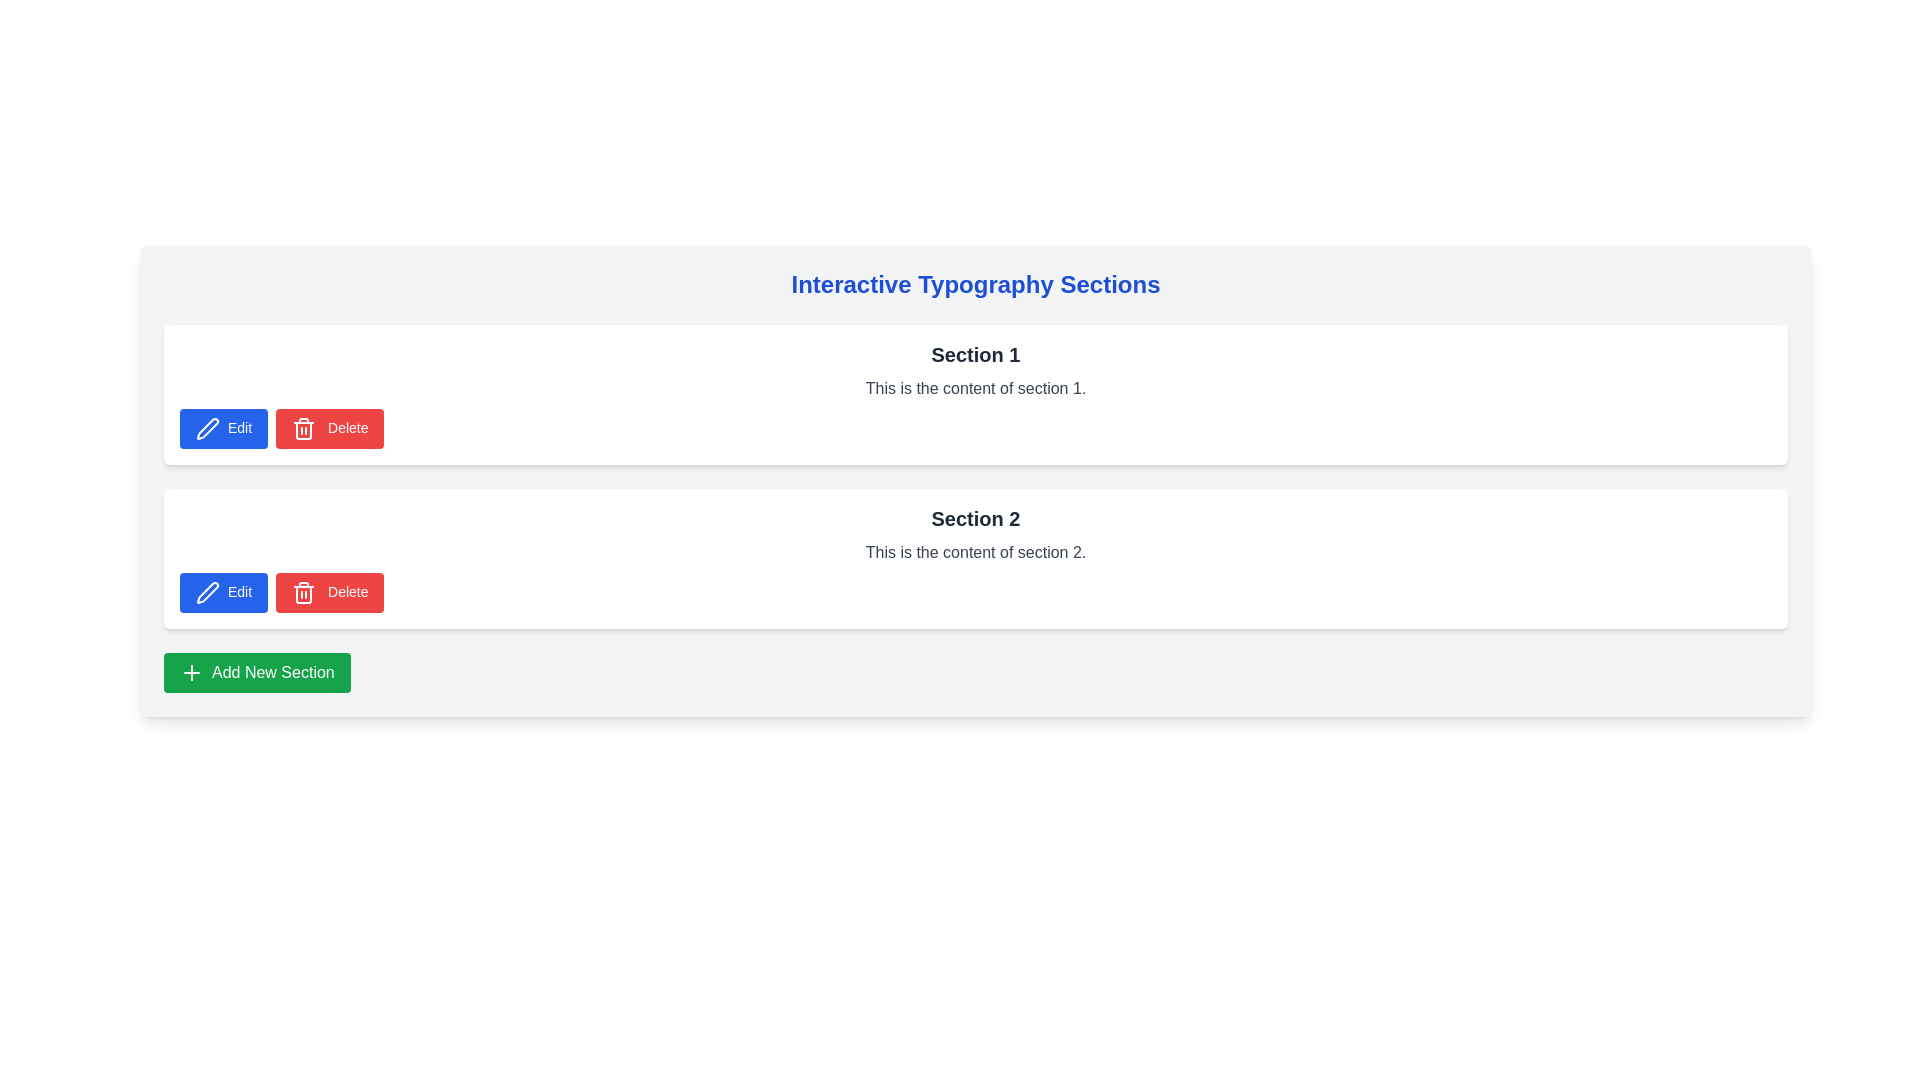  Describe the element at coordinates (207, 427) in the screenshot. I see `the small pen icon with a blue background located to the left of the text 'Edit' in the top-left corner of the first section's action area` at that location.